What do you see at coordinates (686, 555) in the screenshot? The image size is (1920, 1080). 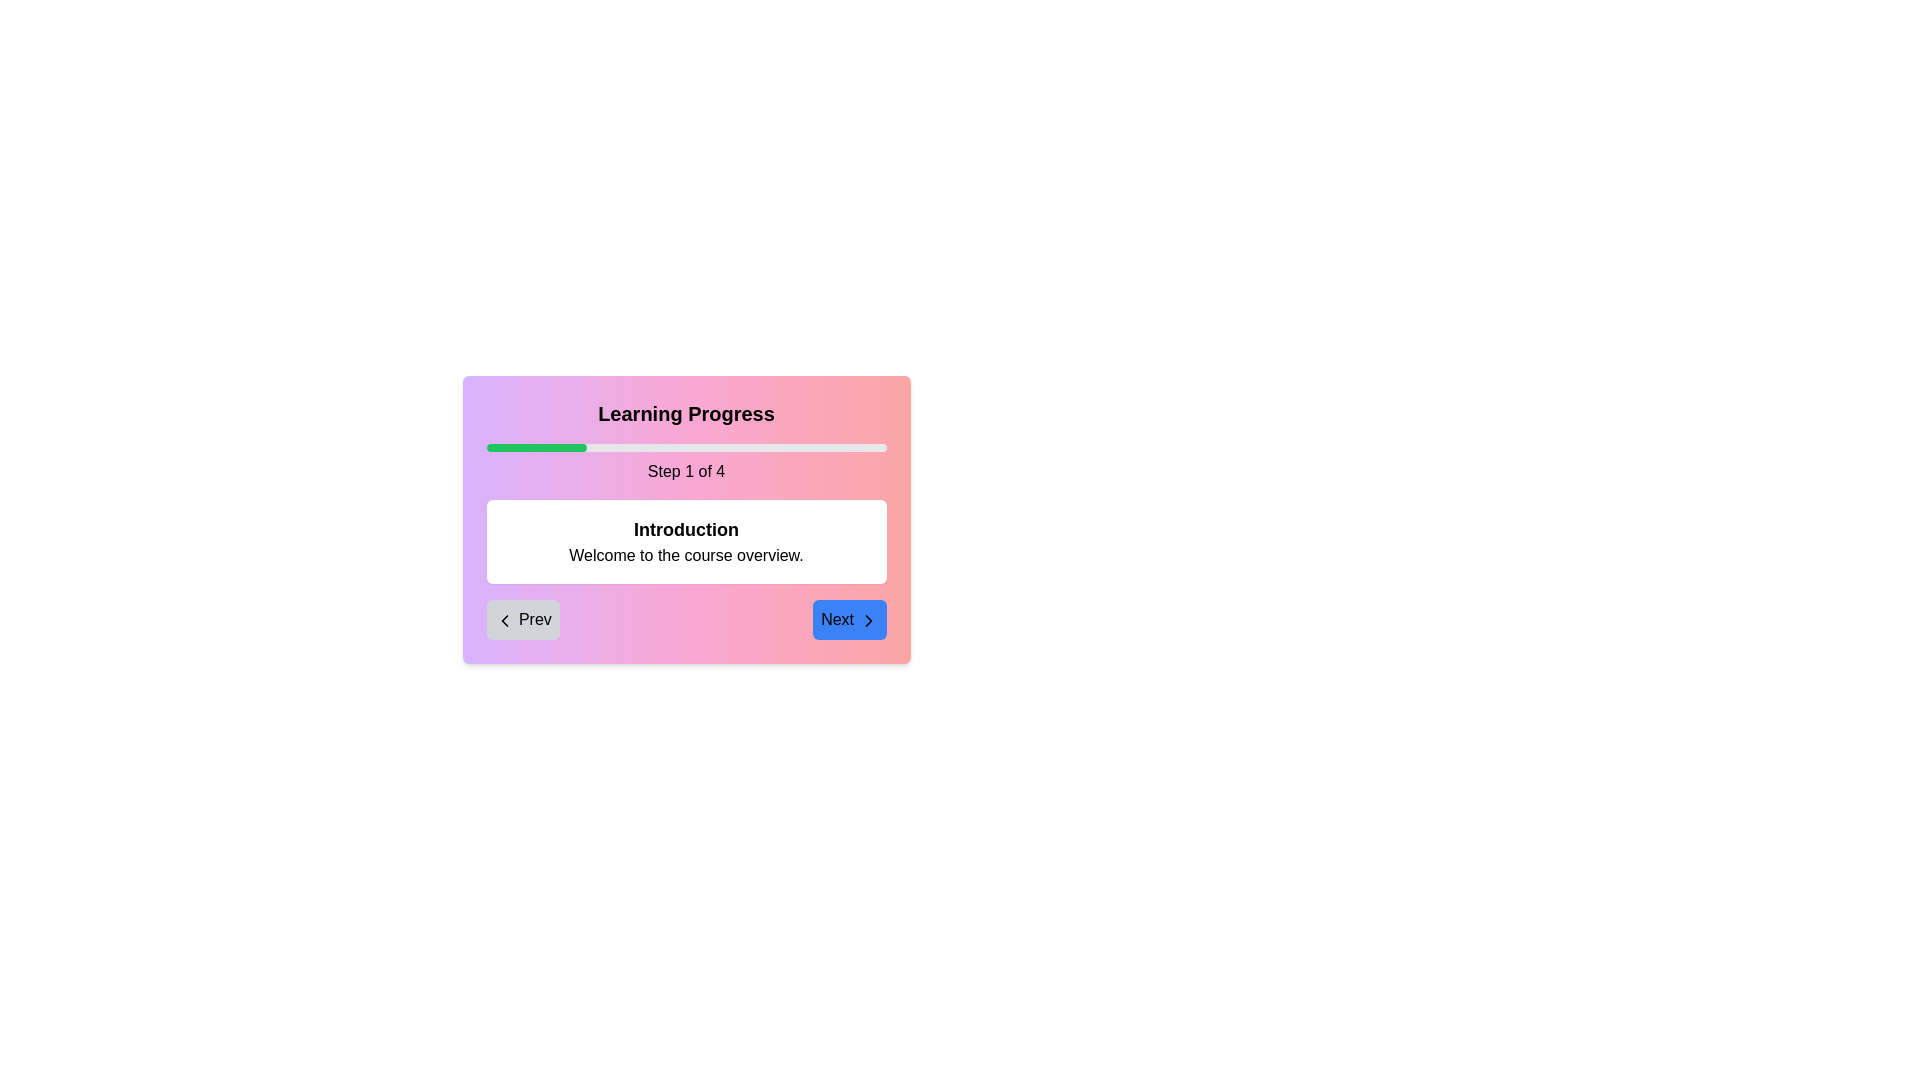 I see `the text label displaying 'Welcome to the course overview.' which is centered below the 'Introduction' header in a white, rounded rectangular card` at bounding box center [686, 555].